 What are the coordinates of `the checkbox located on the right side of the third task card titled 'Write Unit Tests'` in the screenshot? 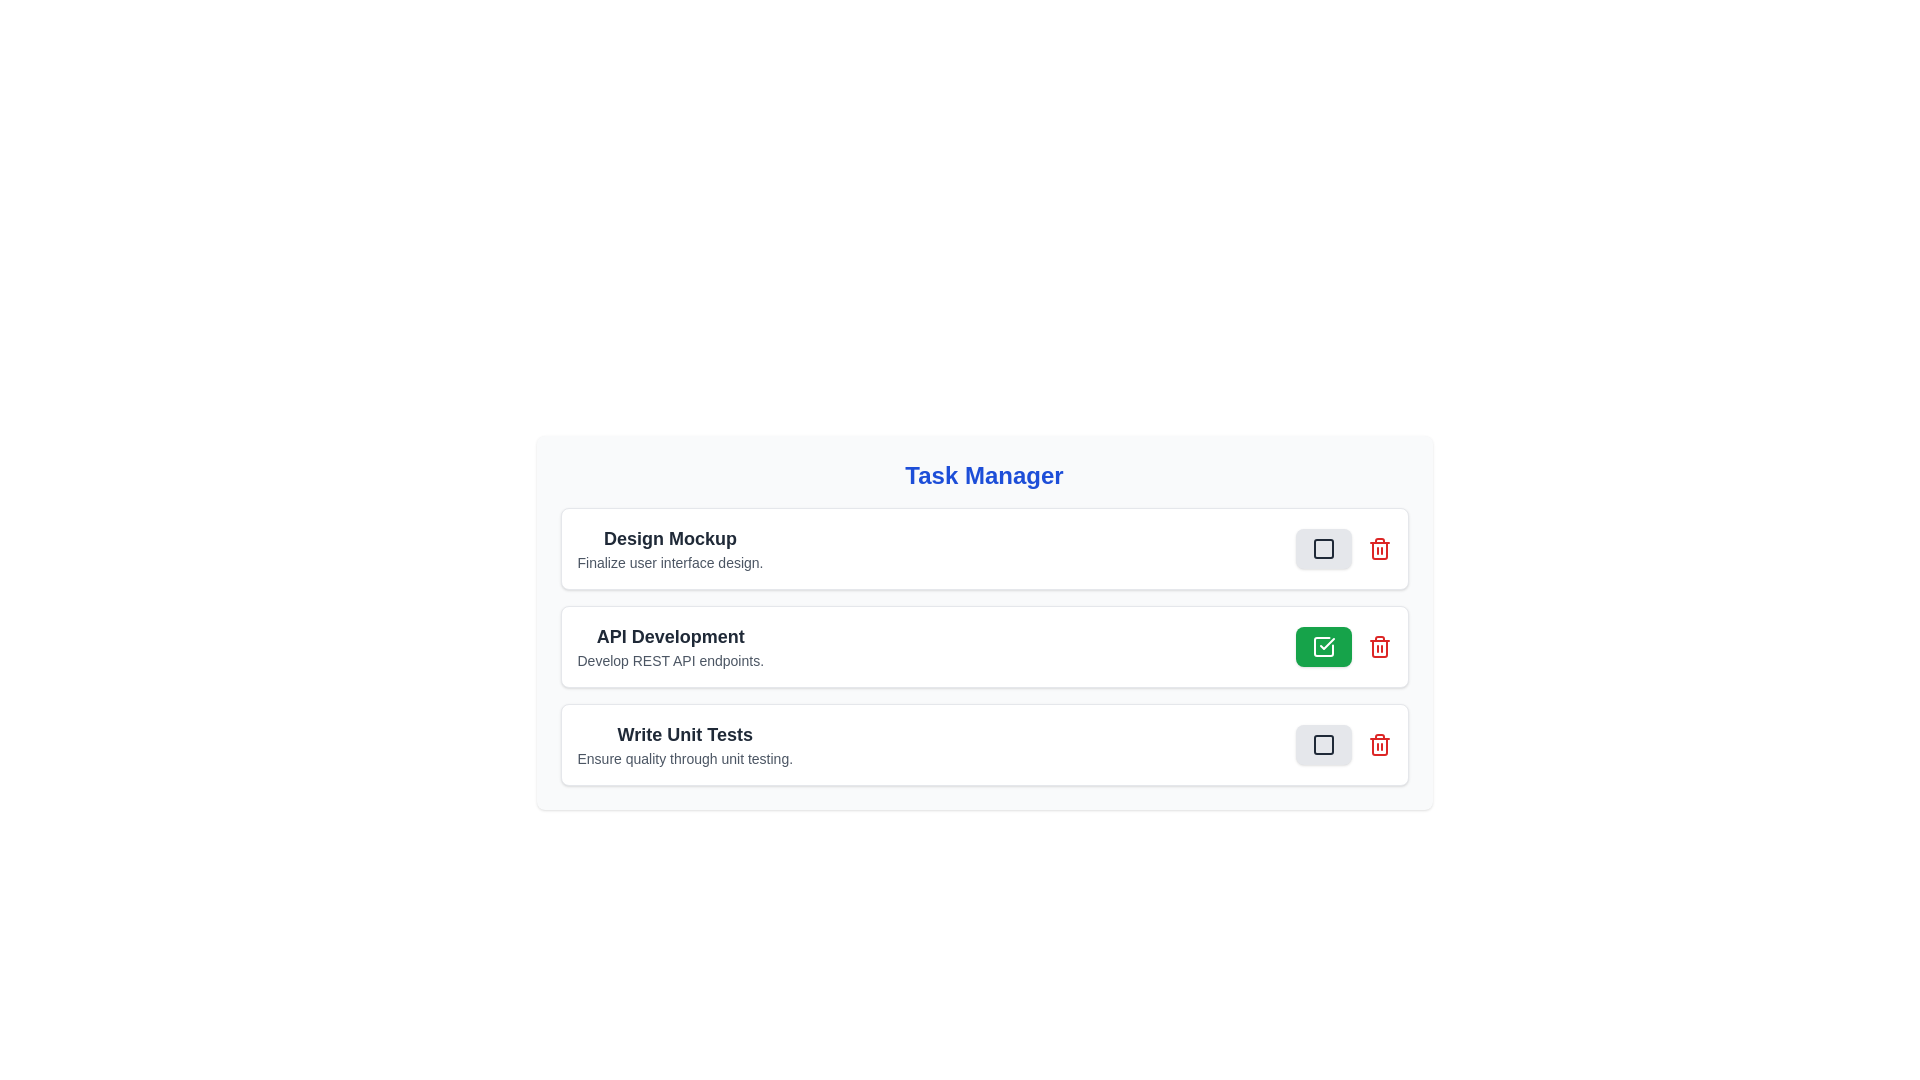 It's located at (1343, 744).